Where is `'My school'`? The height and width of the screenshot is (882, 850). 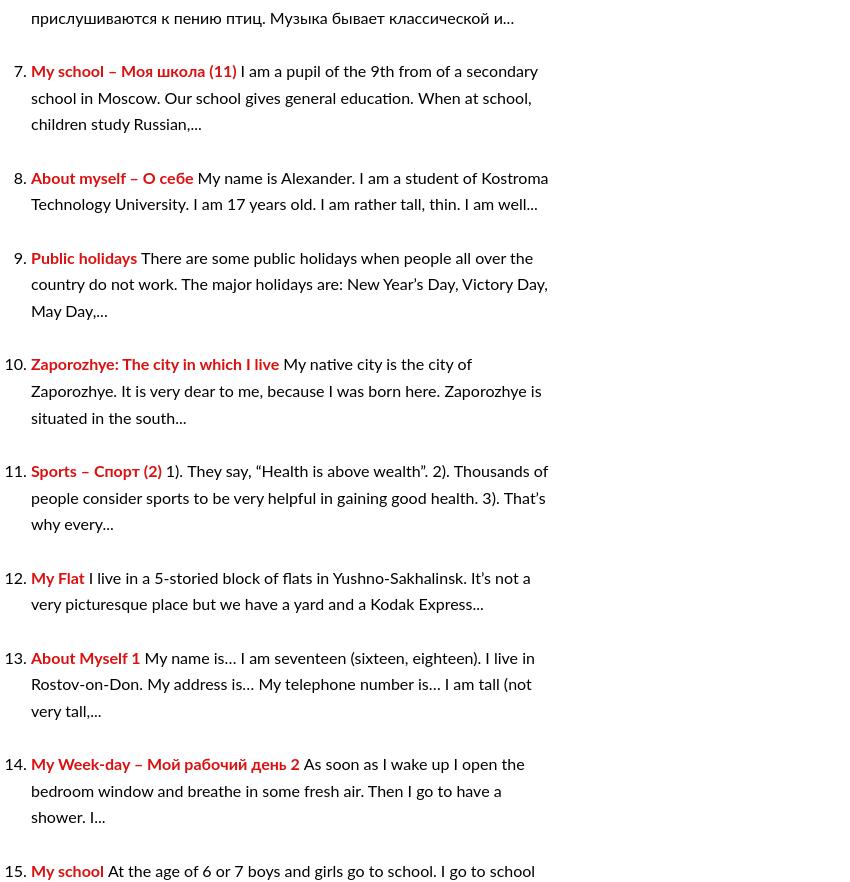
'My school' is located at coordinates (69, 869).